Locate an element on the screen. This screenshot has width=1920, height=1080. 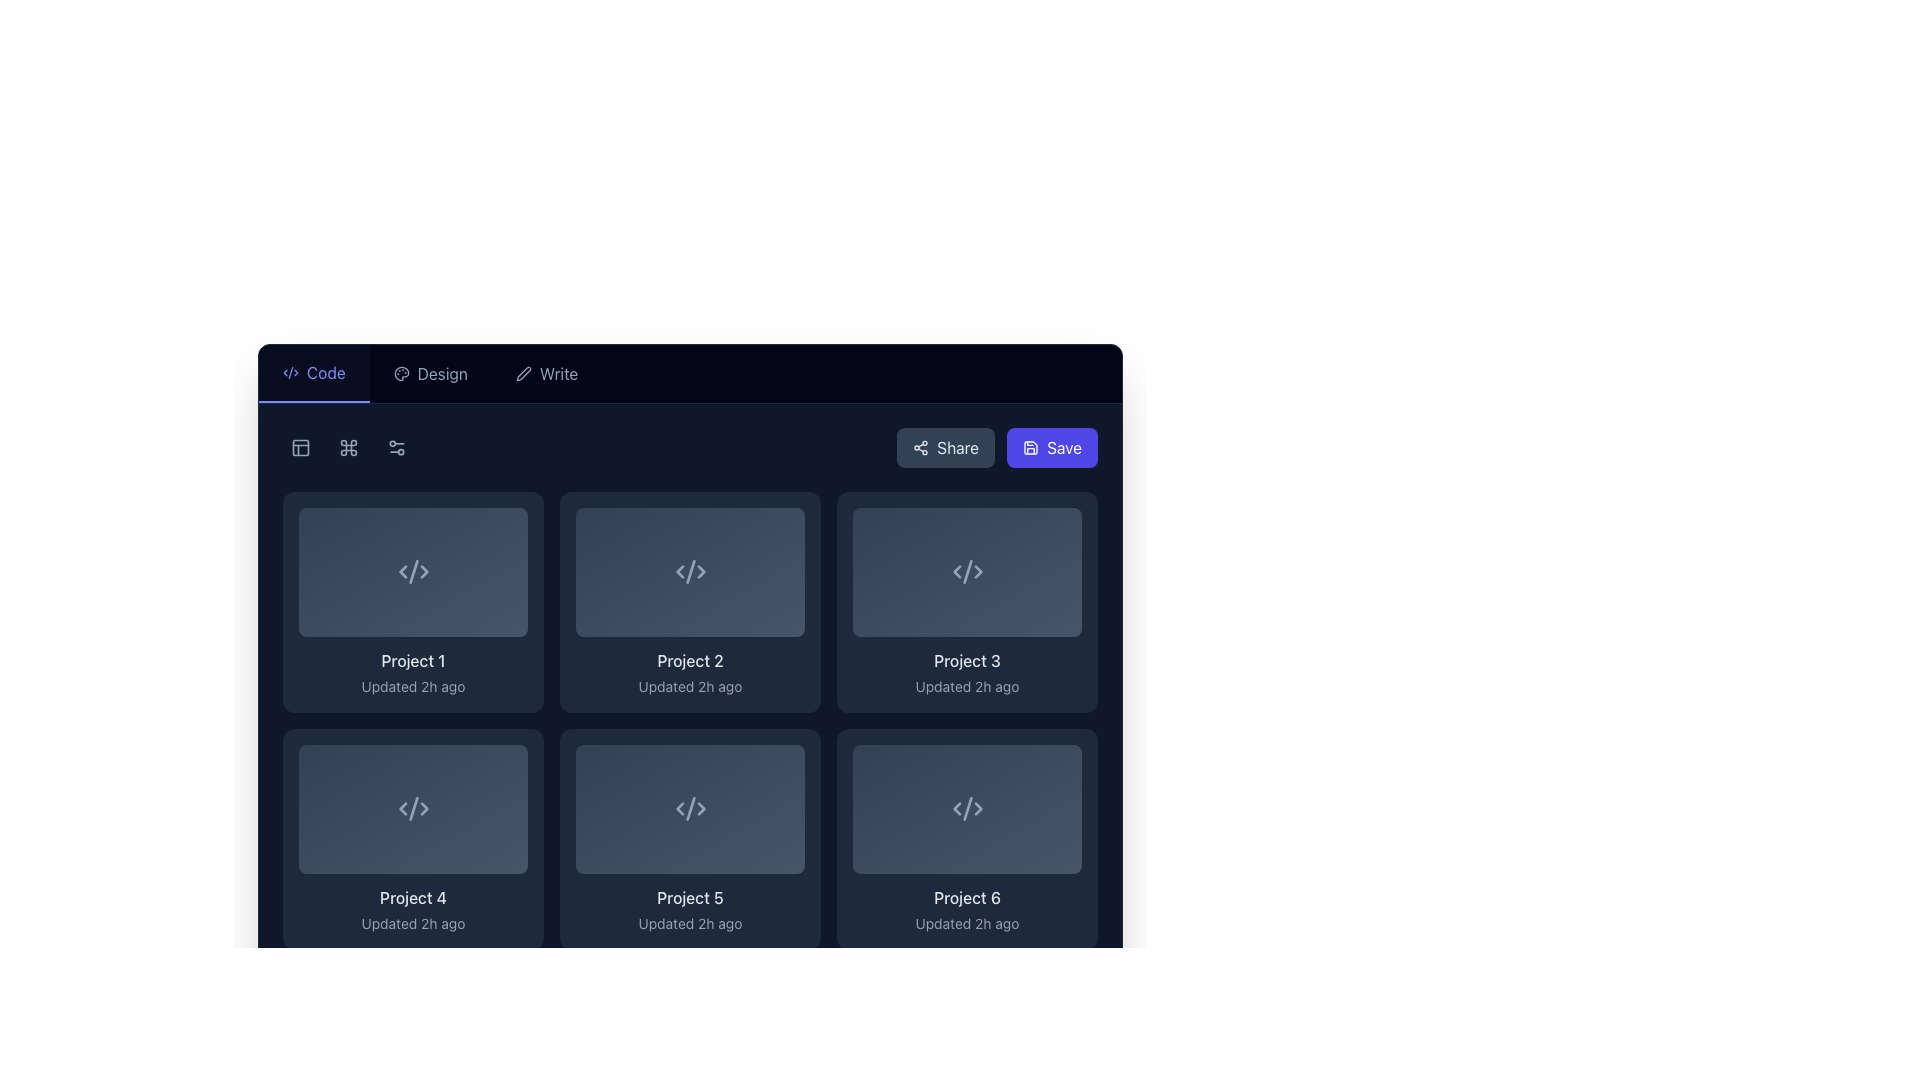
the SVG icon representing code or markup located at the center of the card labeled 'Project 5' is located at coordinates (690, 808).